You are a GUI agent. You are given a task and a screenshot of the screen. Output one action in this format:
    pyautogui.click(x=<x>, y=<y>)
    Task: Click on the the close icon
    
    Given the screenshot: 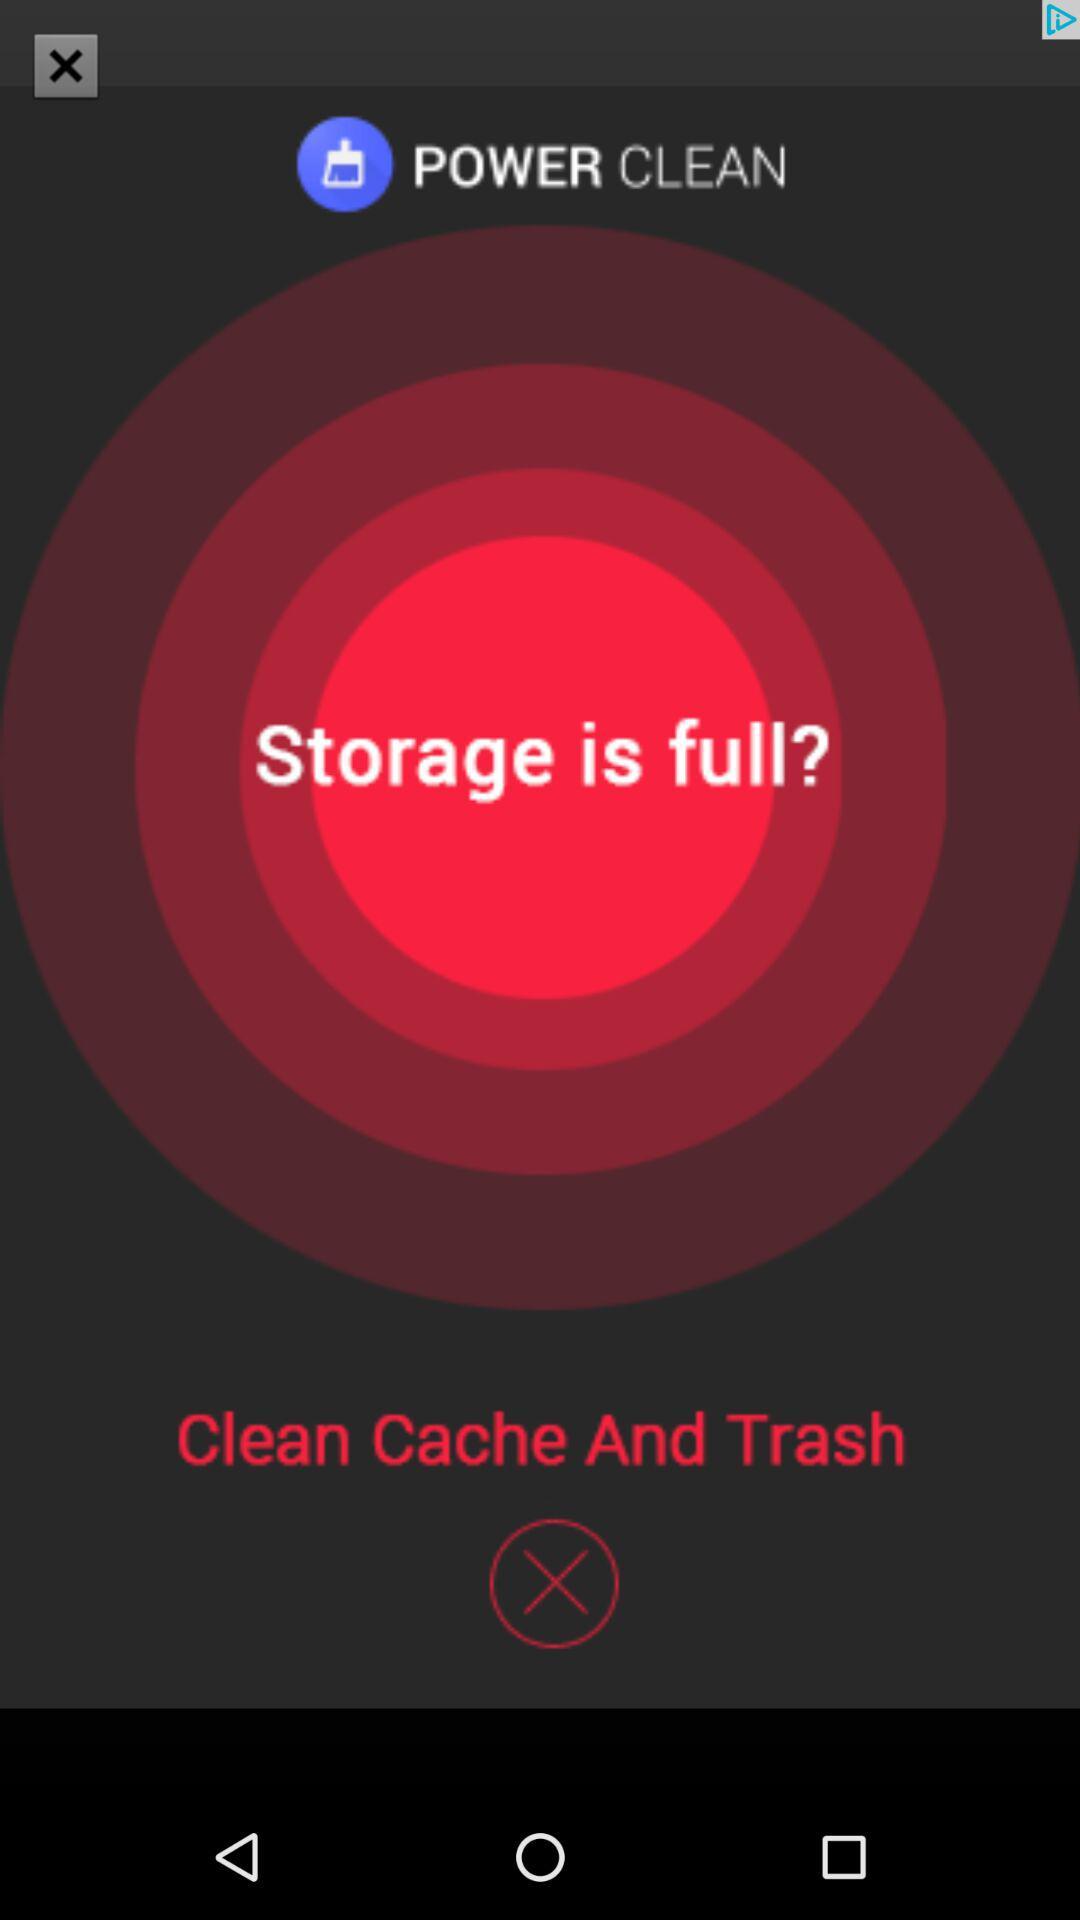 What is the action you would take?
    pyautogui.click(x=64, y=70)
    